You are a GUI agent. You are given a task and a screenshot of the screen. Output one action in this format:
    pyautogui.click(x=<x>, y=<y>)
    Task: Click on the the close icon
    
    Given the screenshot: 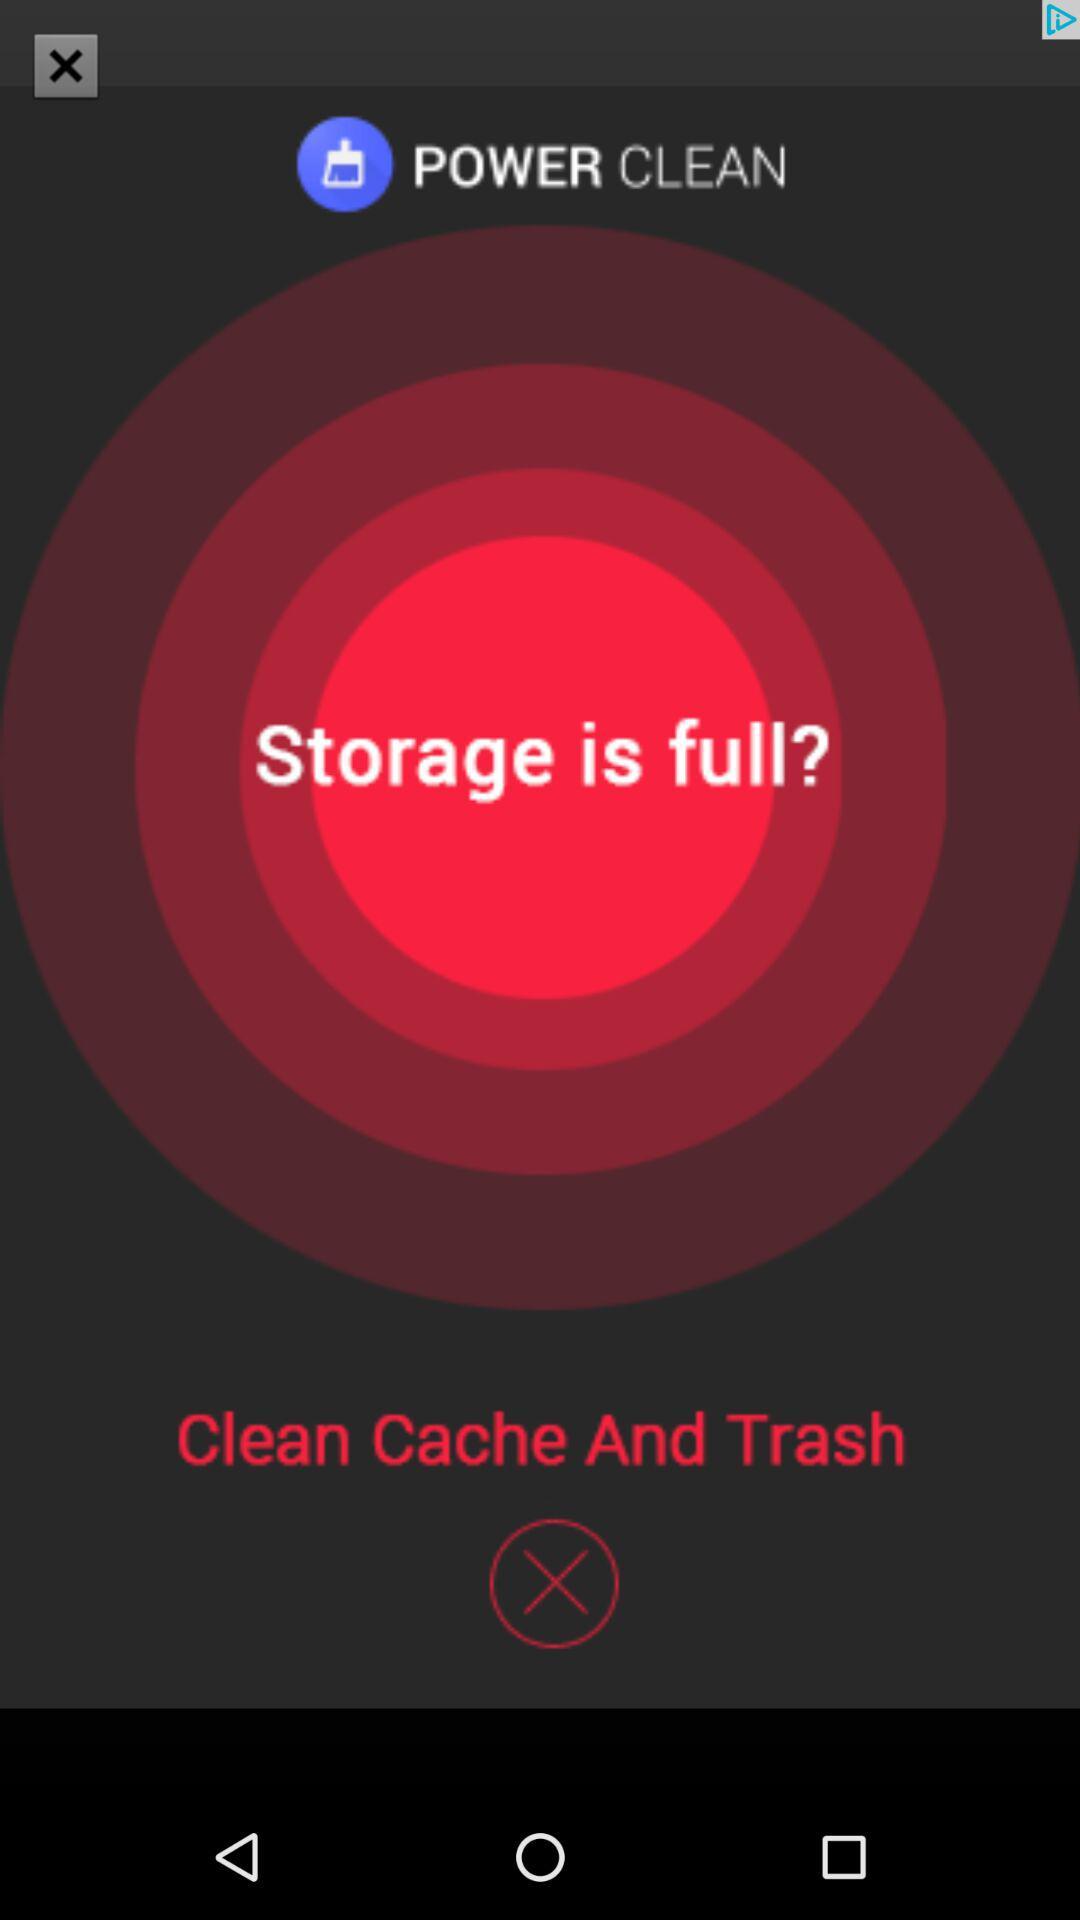 What is the action you would take?
    pyautogui.click(x=64, y=70)
    